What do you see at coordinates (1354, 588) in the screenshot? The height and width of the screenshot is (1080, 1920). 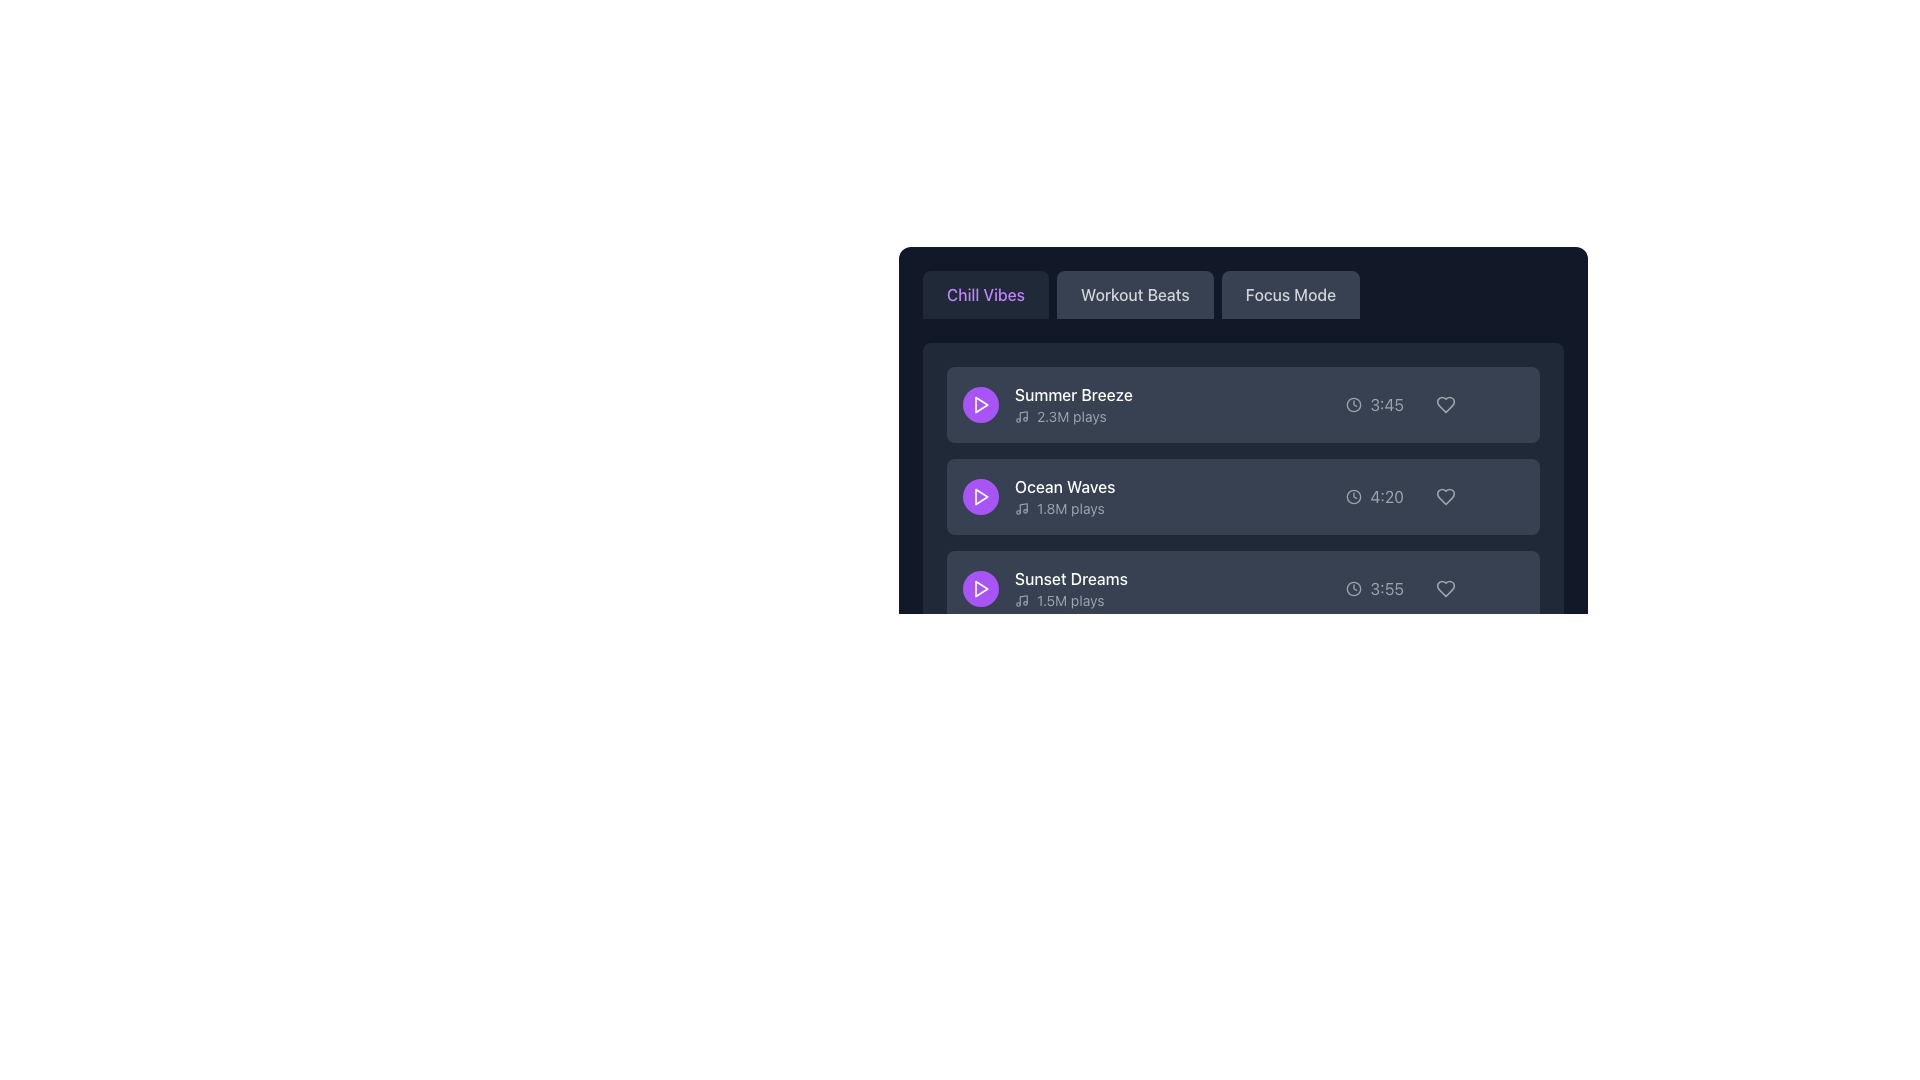 I see `the circular SVG element that is part of the clock icon located in the bottom-right corner of the third music track in the vertical list` at bounding box center [1354, 588].